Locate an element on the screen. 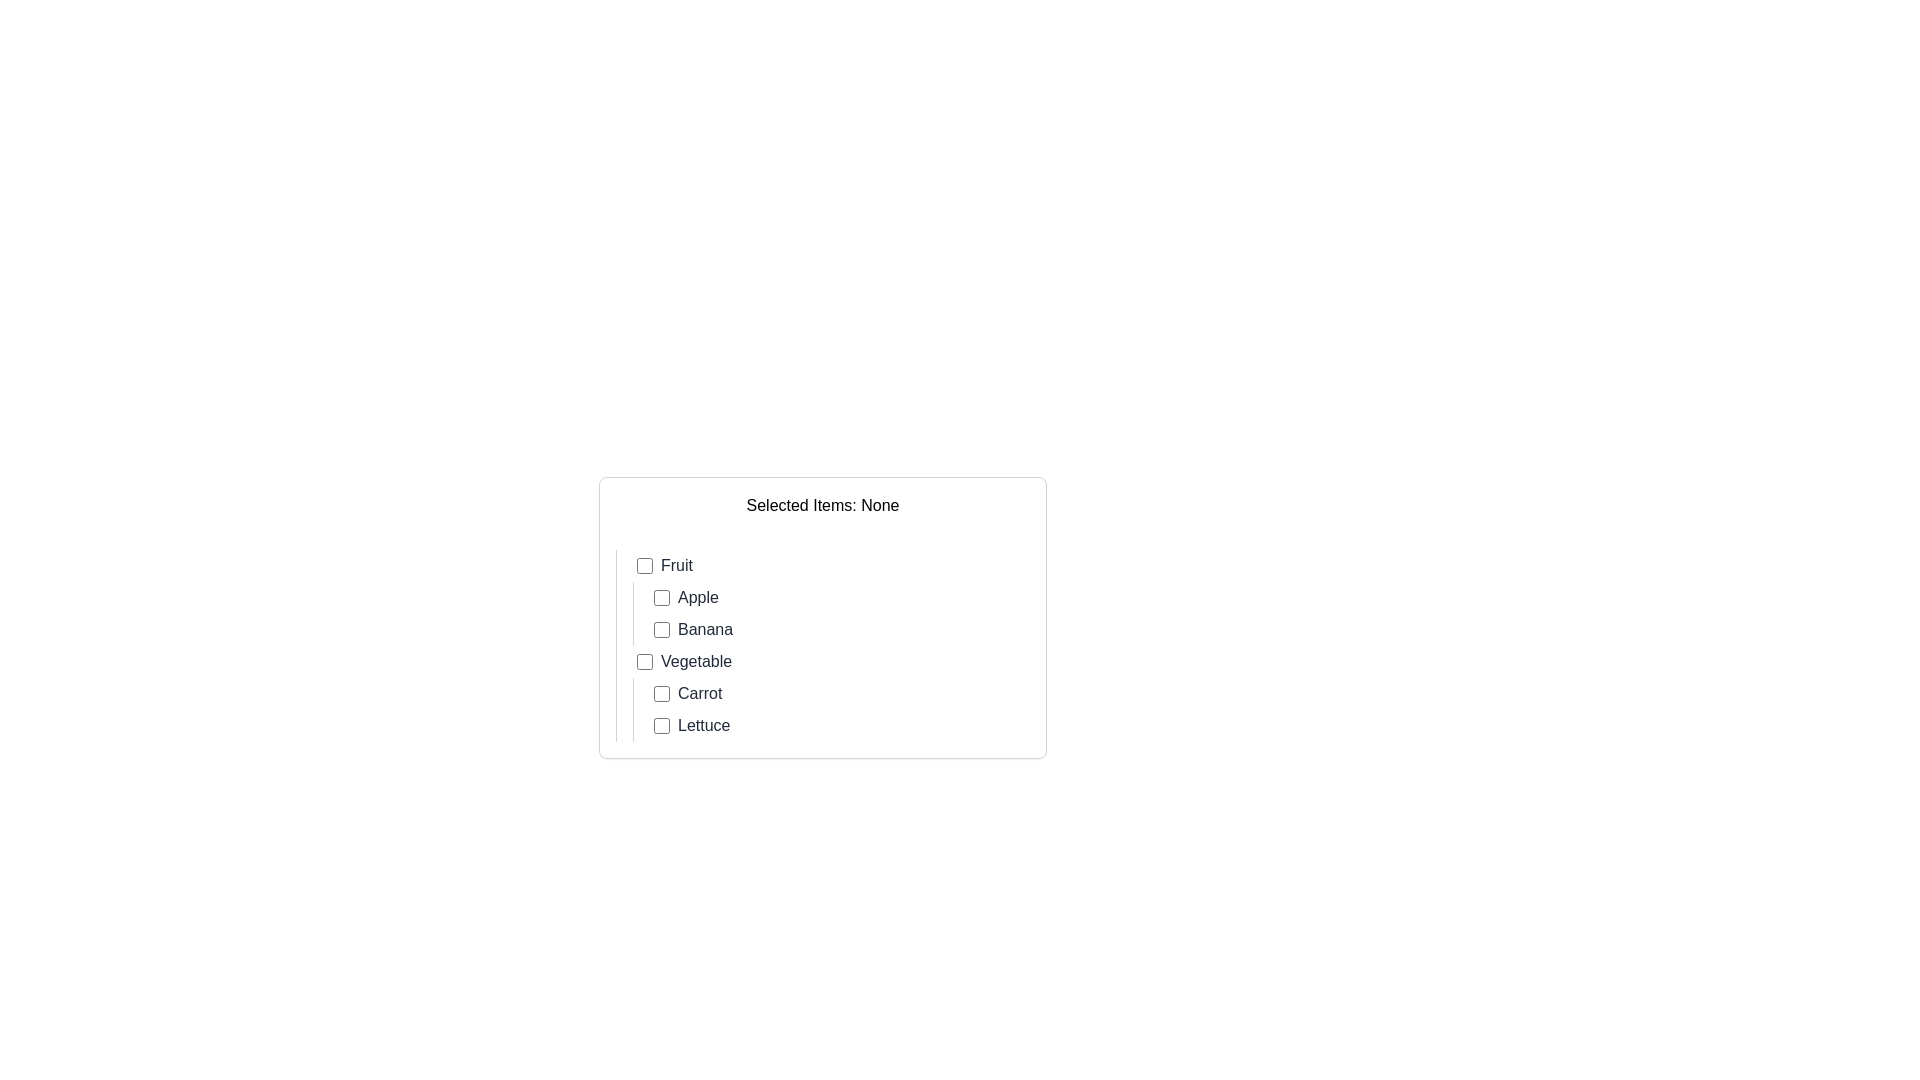  the 'Vegetable' category checkbox is located at coordinates (831, 662).